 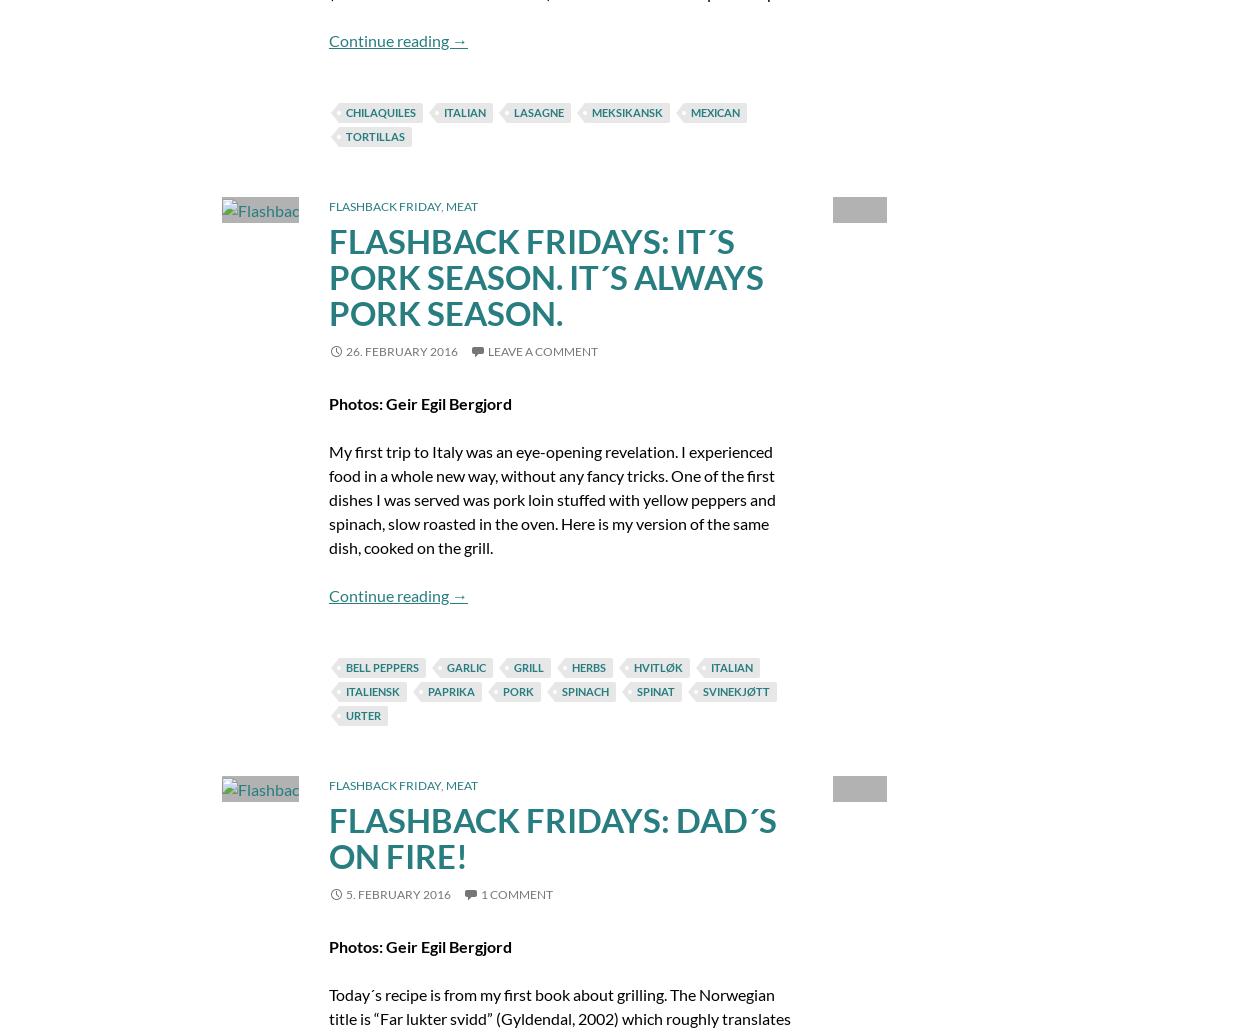 I want to click on 'Flashback Fridays: It´s Pork Season. It´s Always Pork Season.', so click(x=545, y=275).